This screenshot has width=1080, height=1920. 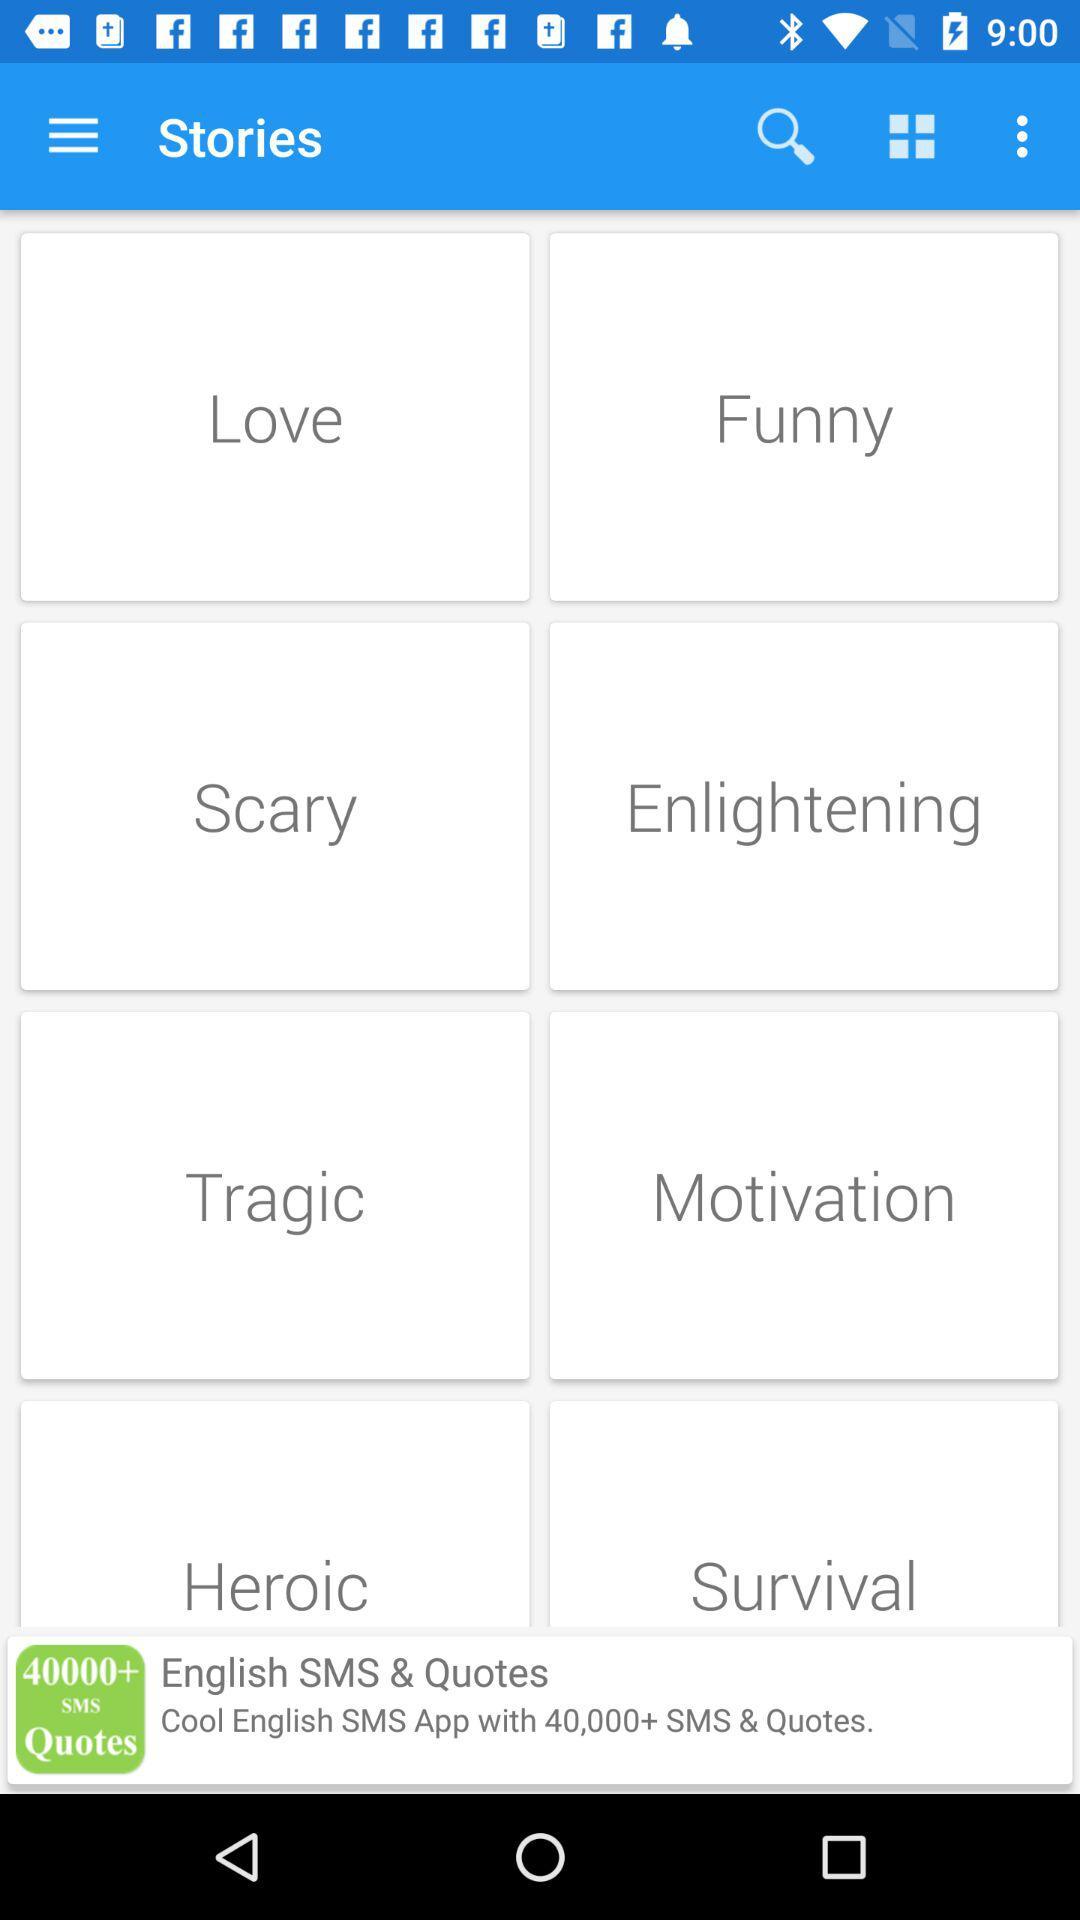 What do you see at coordinates (72, 135) in the screenshot?
I see `the icon above the love icon` at bounding box center [72, 135].